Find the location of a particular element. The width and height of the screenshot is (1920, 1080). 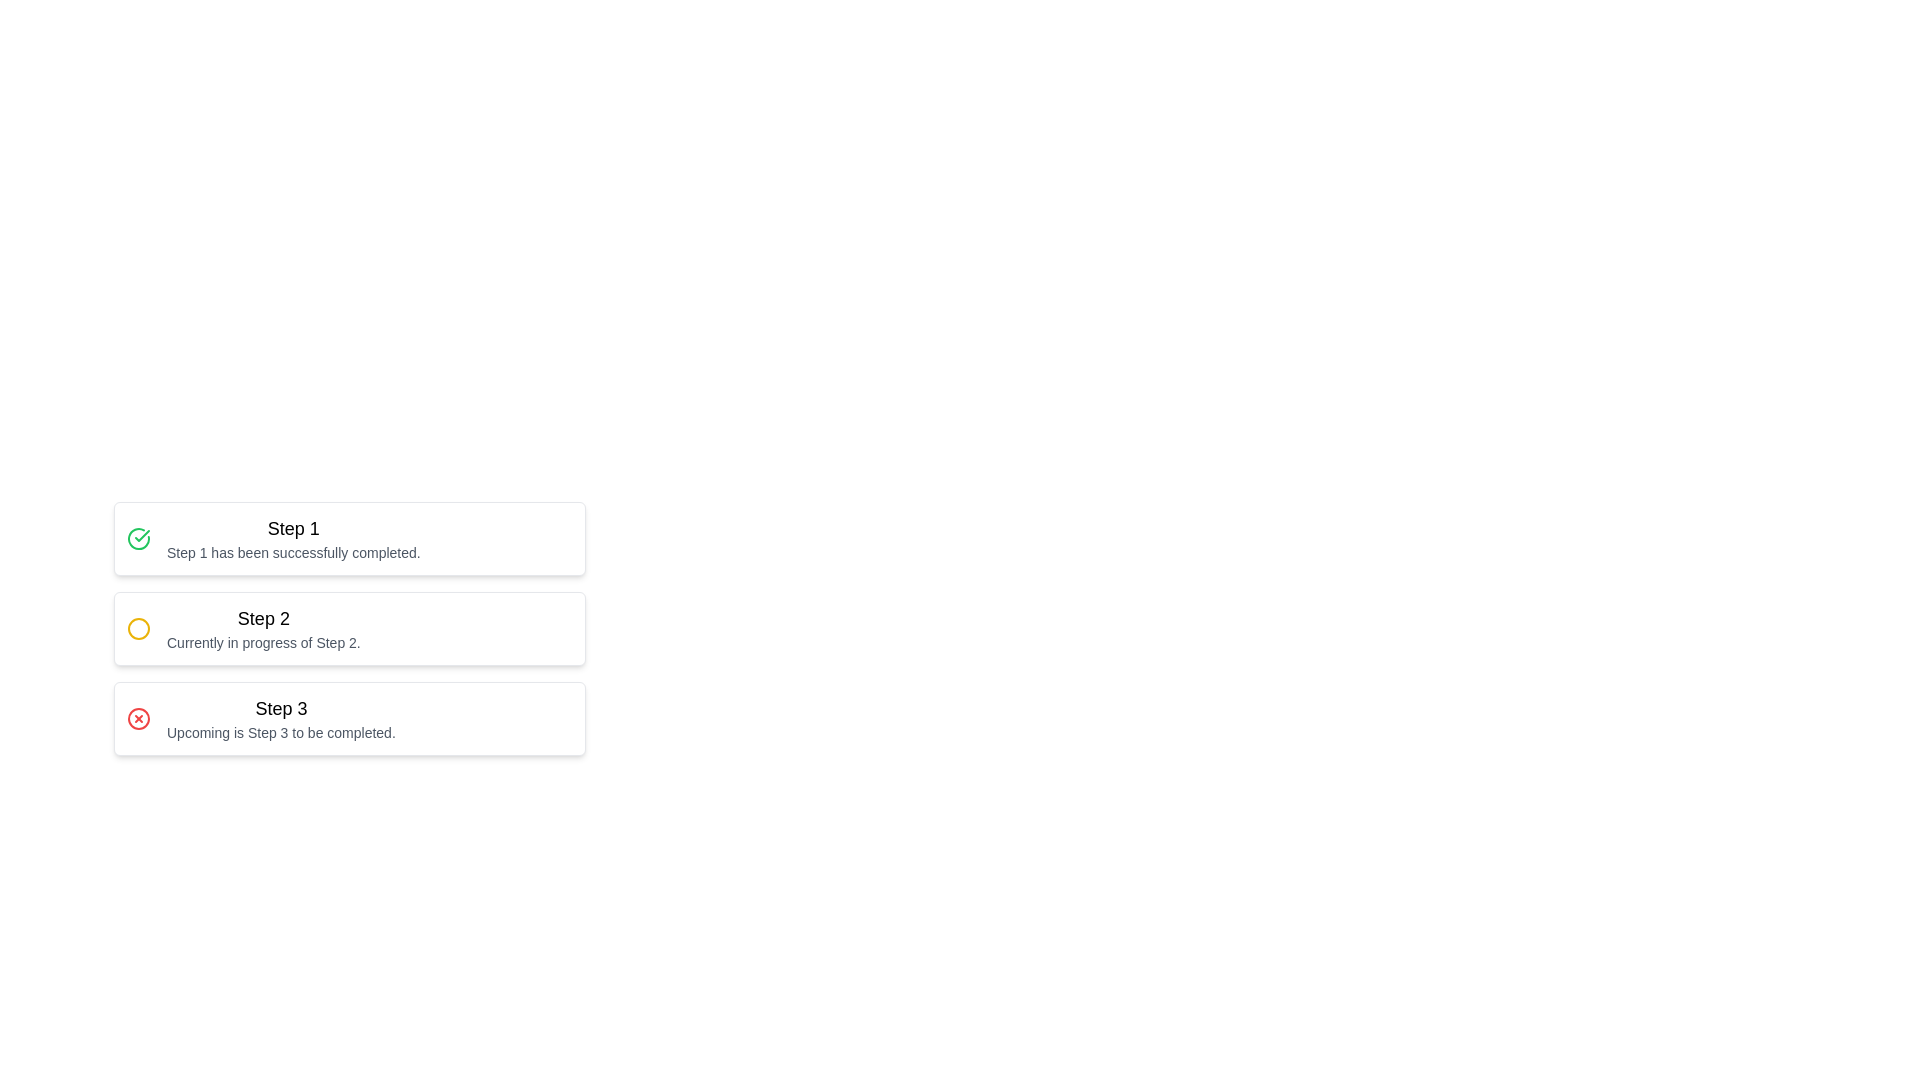

the green circle icon with a white checkmark, positioned to the left of the text 'Step 1 has been successfully completed', by moving the cursor to its center coordinates is located at coordinates (138, 538).